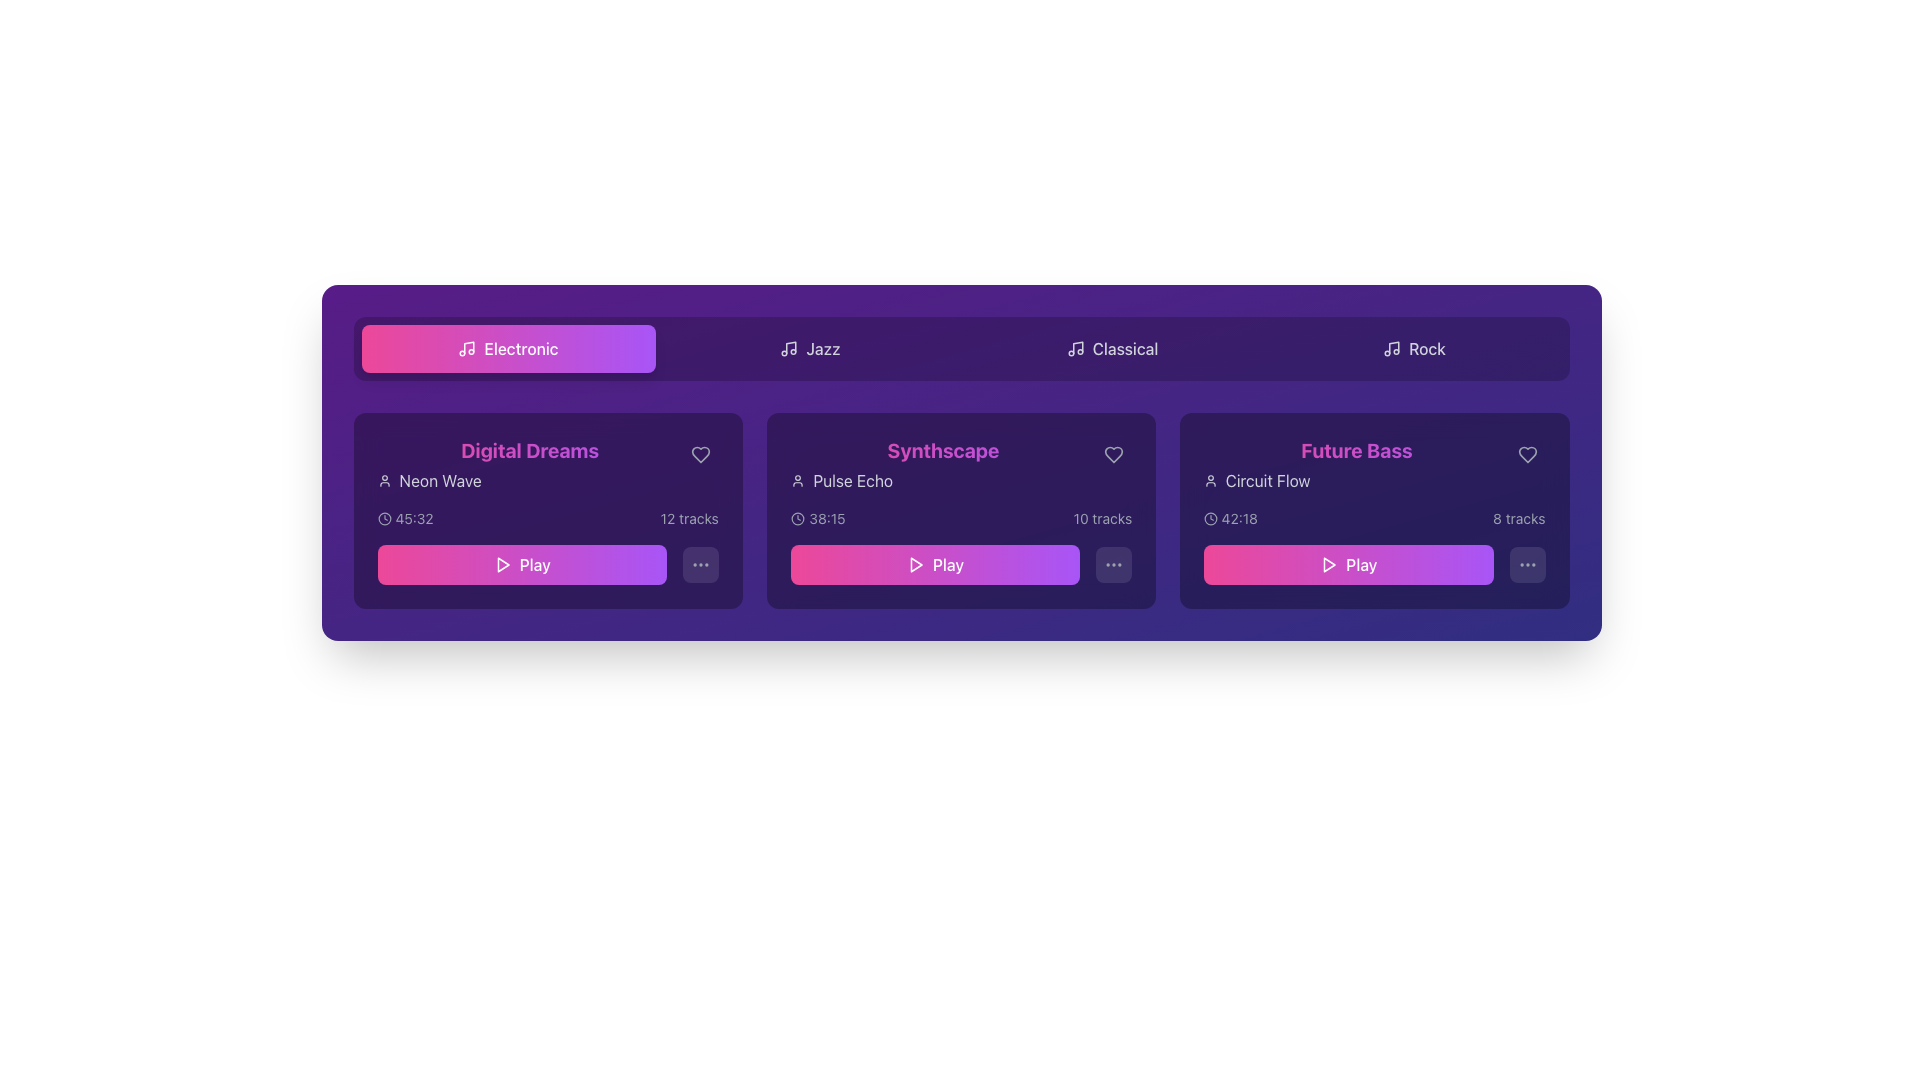 Image resolution: width=1920 pixels, height=1080 pixels. Describe the element at coordinates (961, 564) in the screenshot. I see `the 'Play' button with a gradient background and a play symbol icon located in the lower portion of the 'Synthscape' card` at that location.